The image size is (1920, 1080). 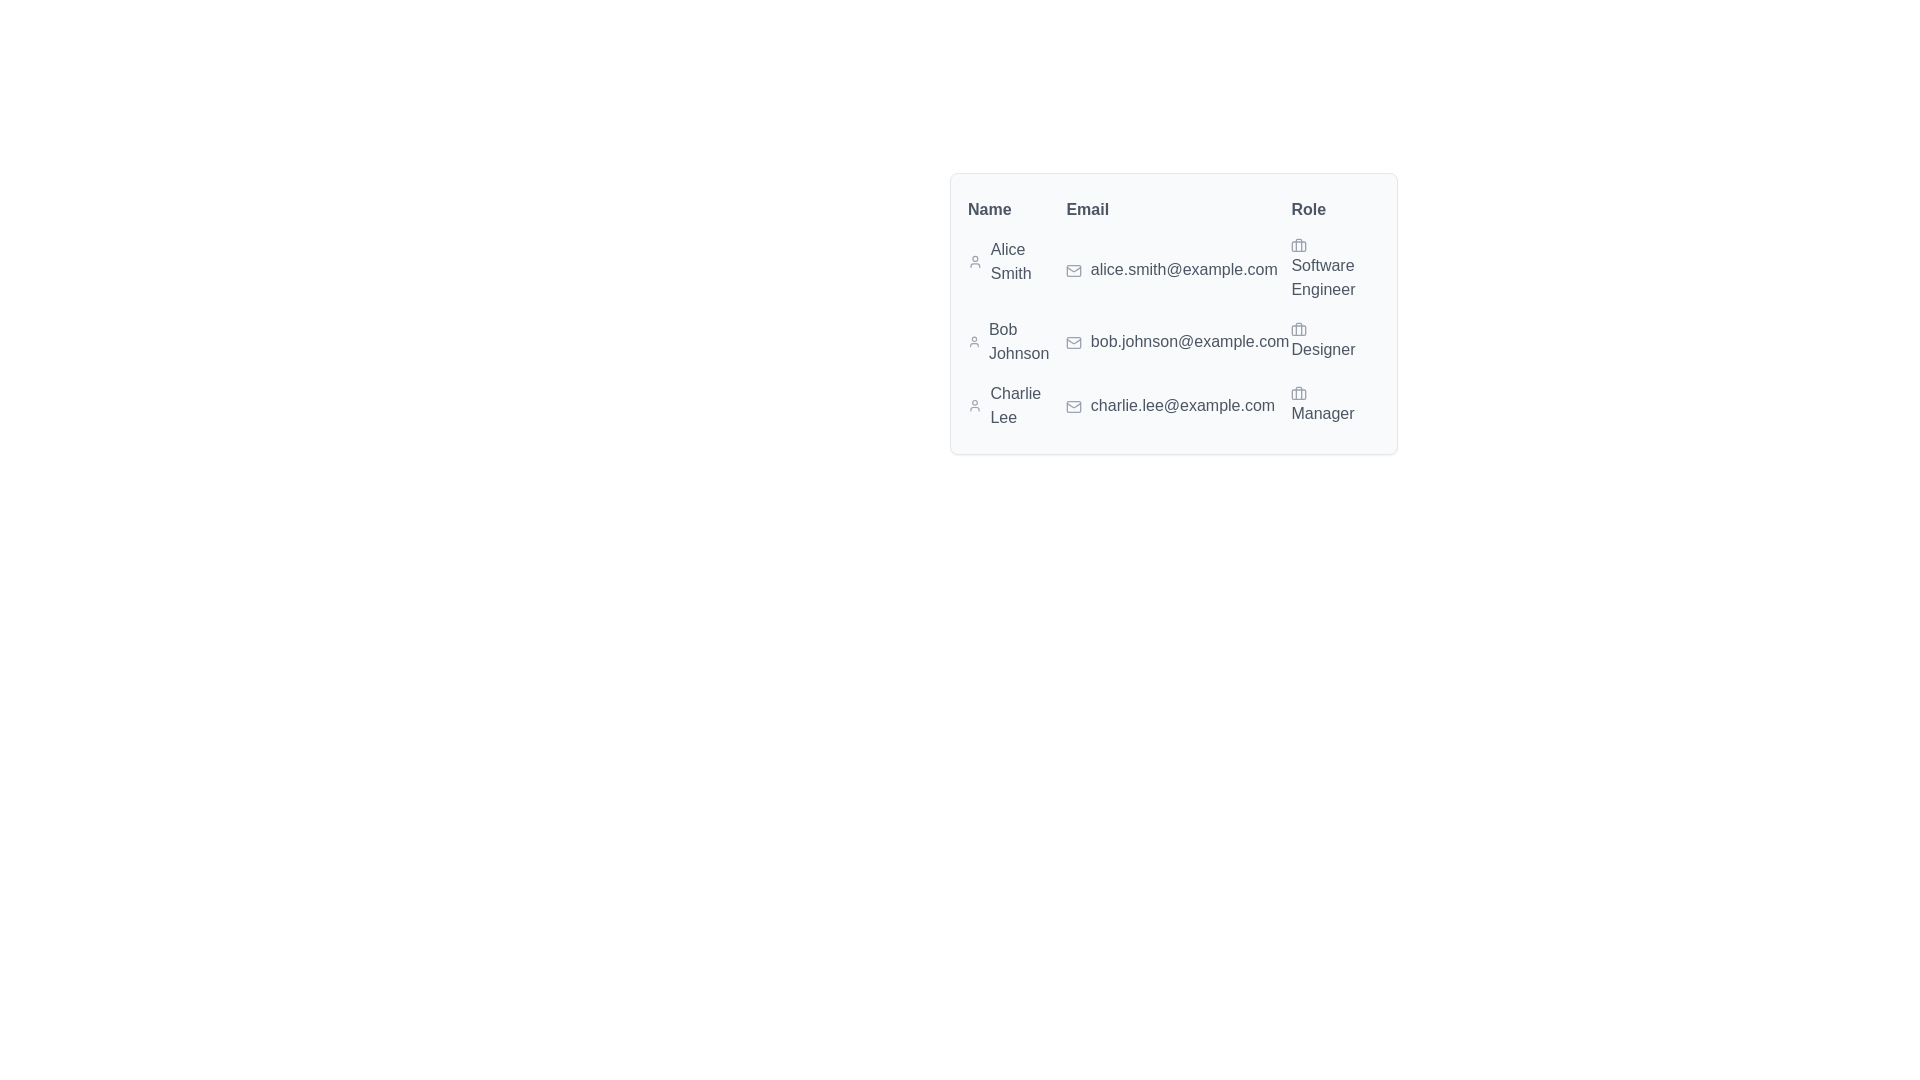 I want to click on the user icon associated with 'Bob Johnson', so click(x=974, y=341).